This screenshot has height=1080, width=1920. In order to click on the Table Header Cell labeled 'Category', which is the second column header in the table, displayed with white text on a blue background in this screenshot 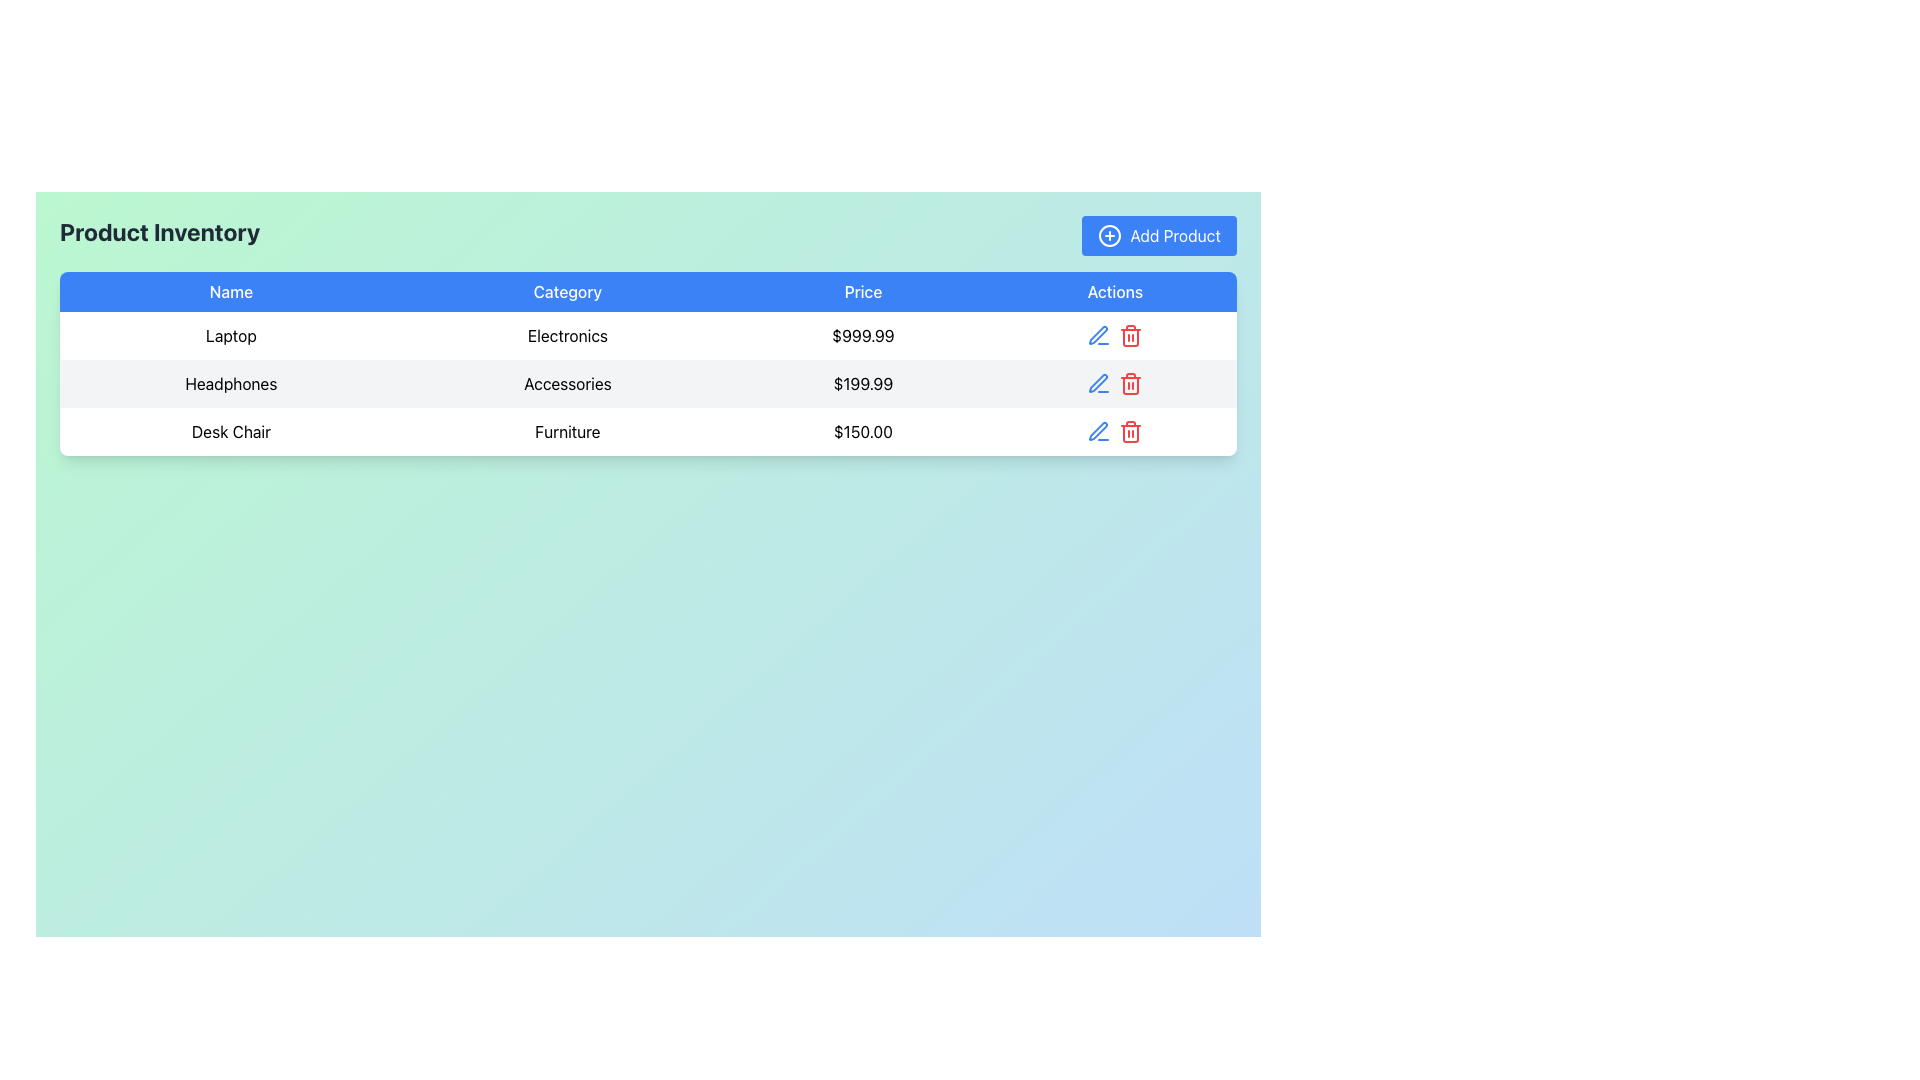, I will do `click(566, 292)`.